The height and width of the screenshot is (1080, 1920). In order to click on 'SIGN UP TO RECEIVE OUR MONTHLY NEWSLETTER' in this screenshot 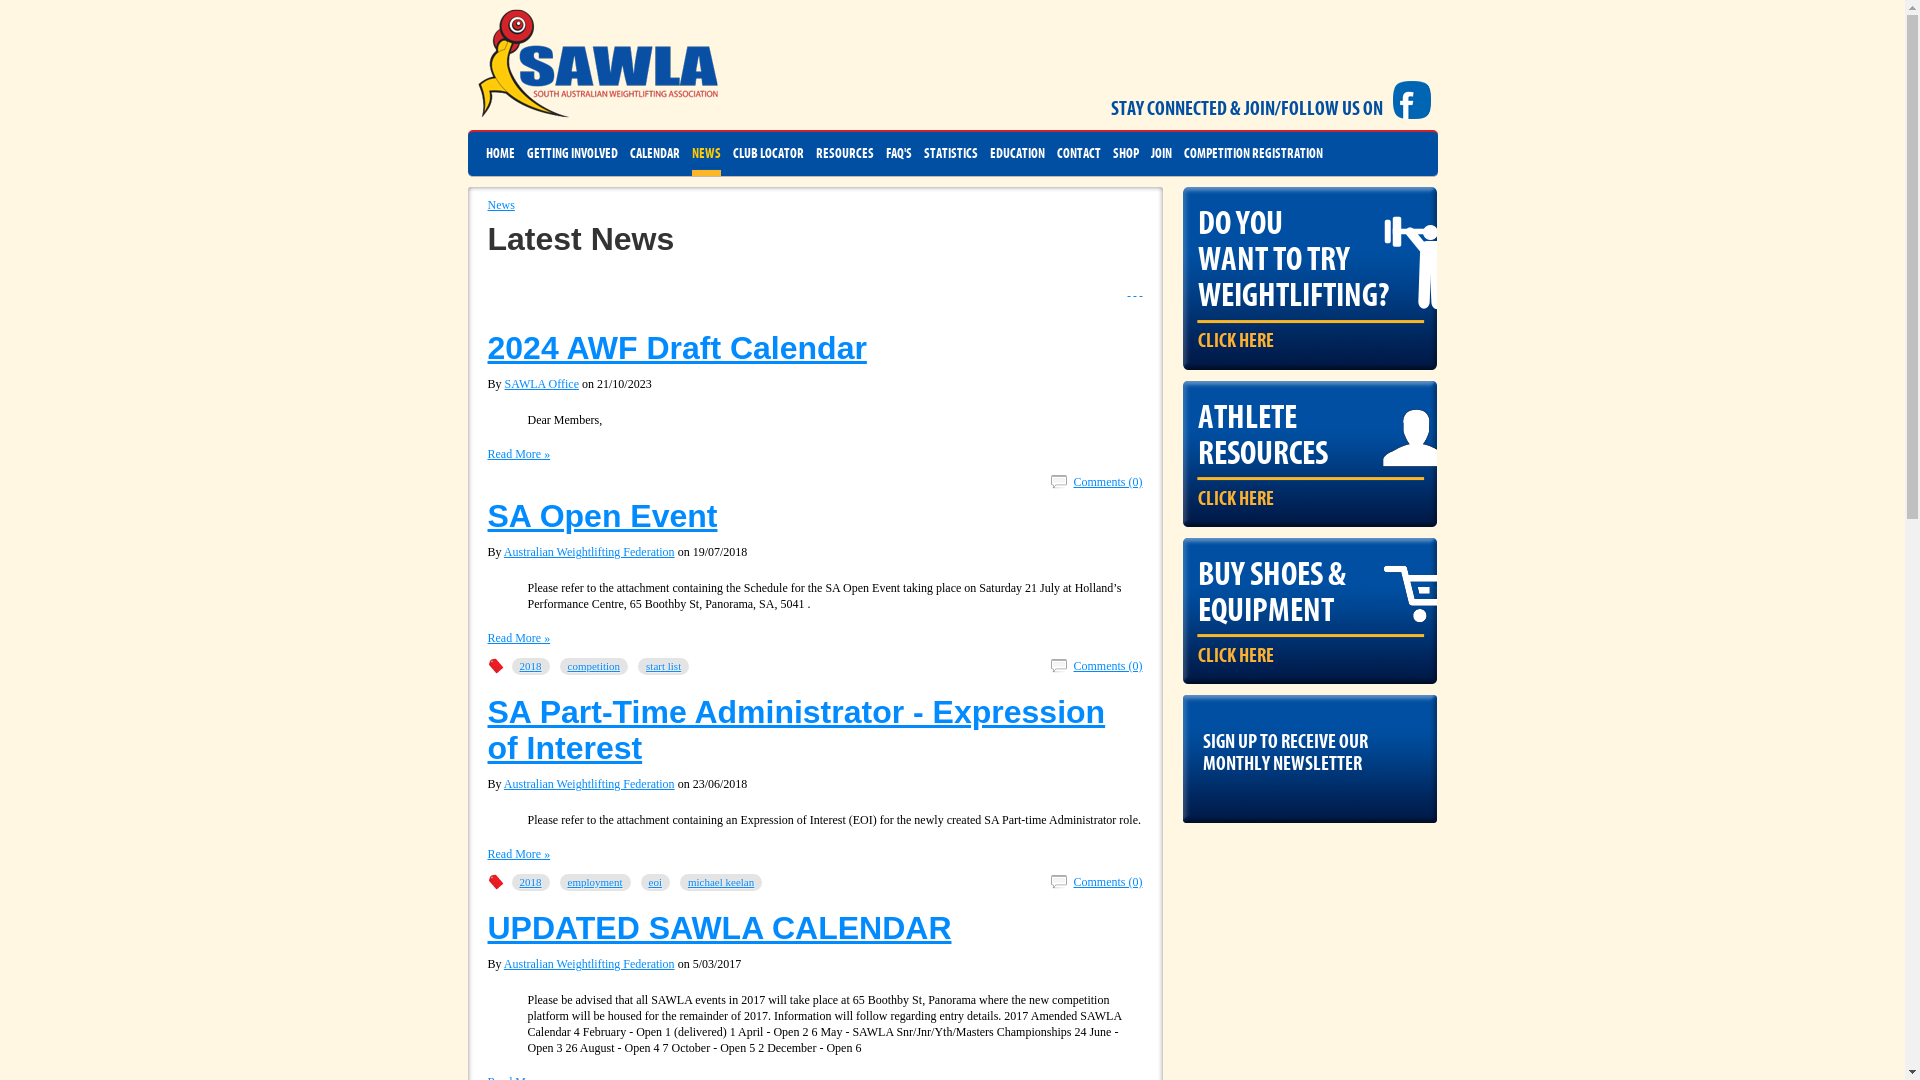, I will do `click(1309, 748)`.